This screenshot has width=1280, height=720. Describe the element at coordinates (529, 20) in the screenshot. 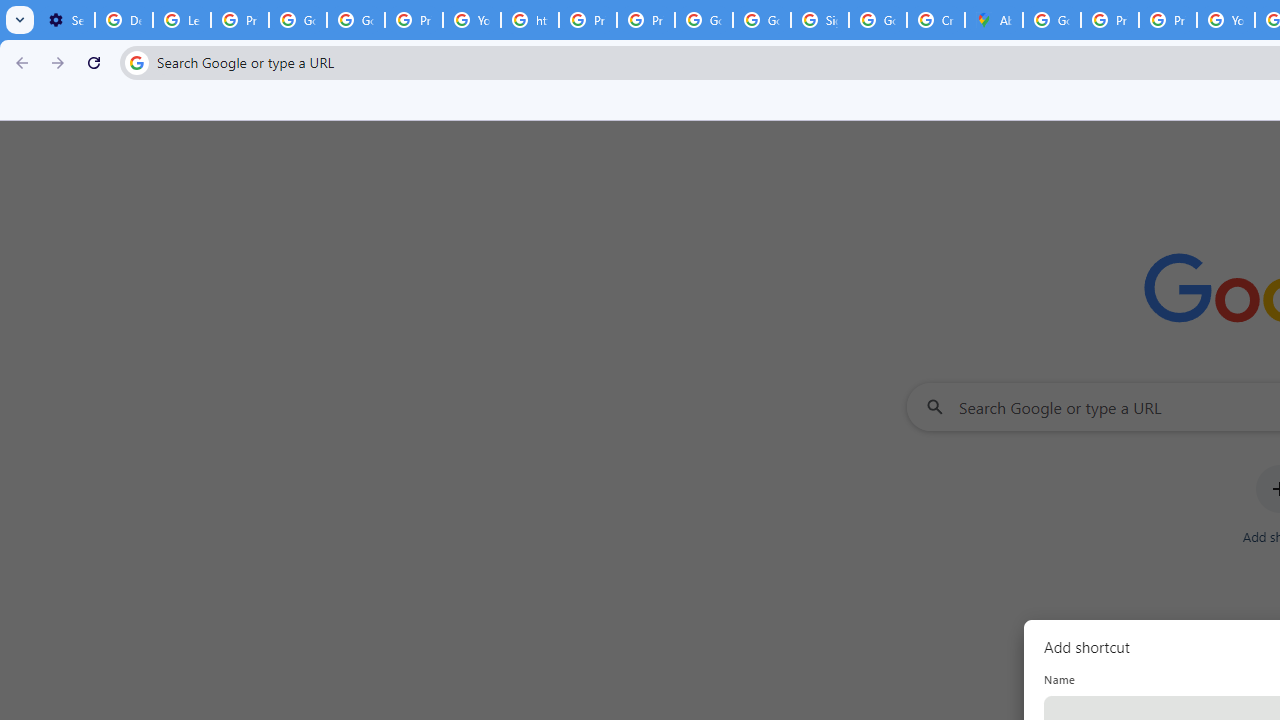

I see `'https://scholar.google.com/'` at that location.